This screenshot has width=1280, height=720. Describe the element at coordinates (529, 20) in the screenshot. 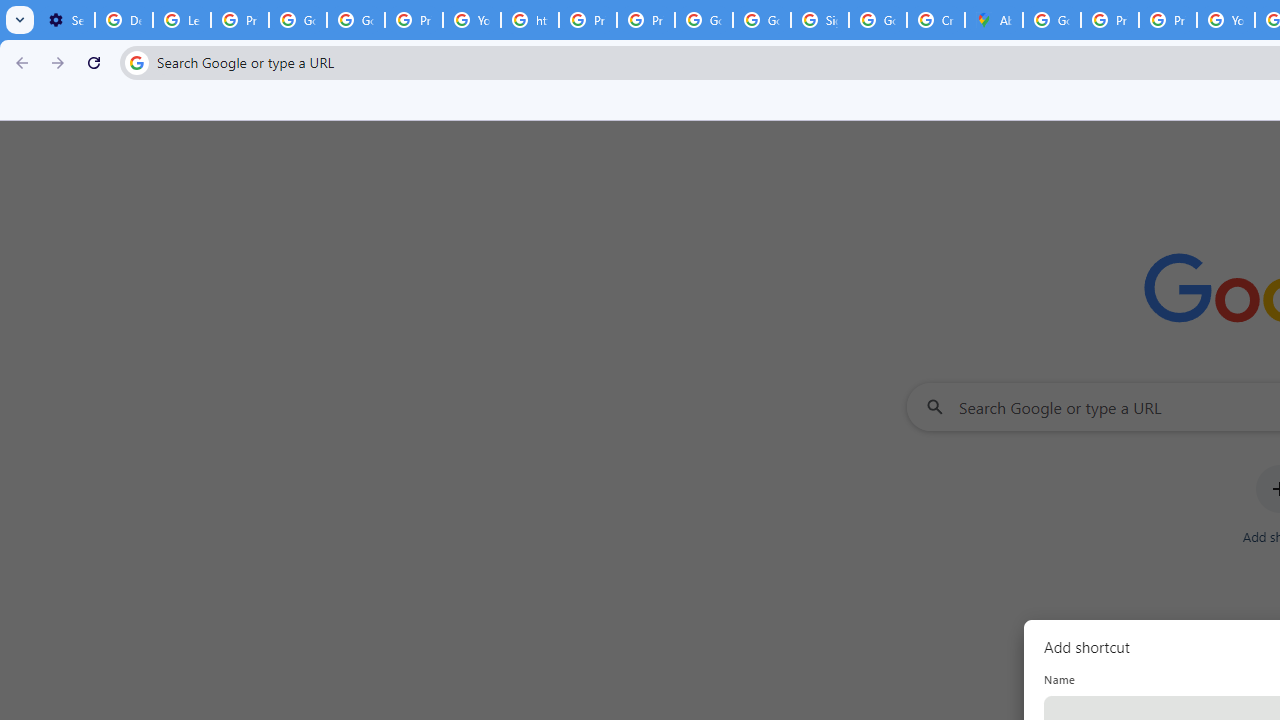

I see `'https://scholar.google.com/'` at that location.